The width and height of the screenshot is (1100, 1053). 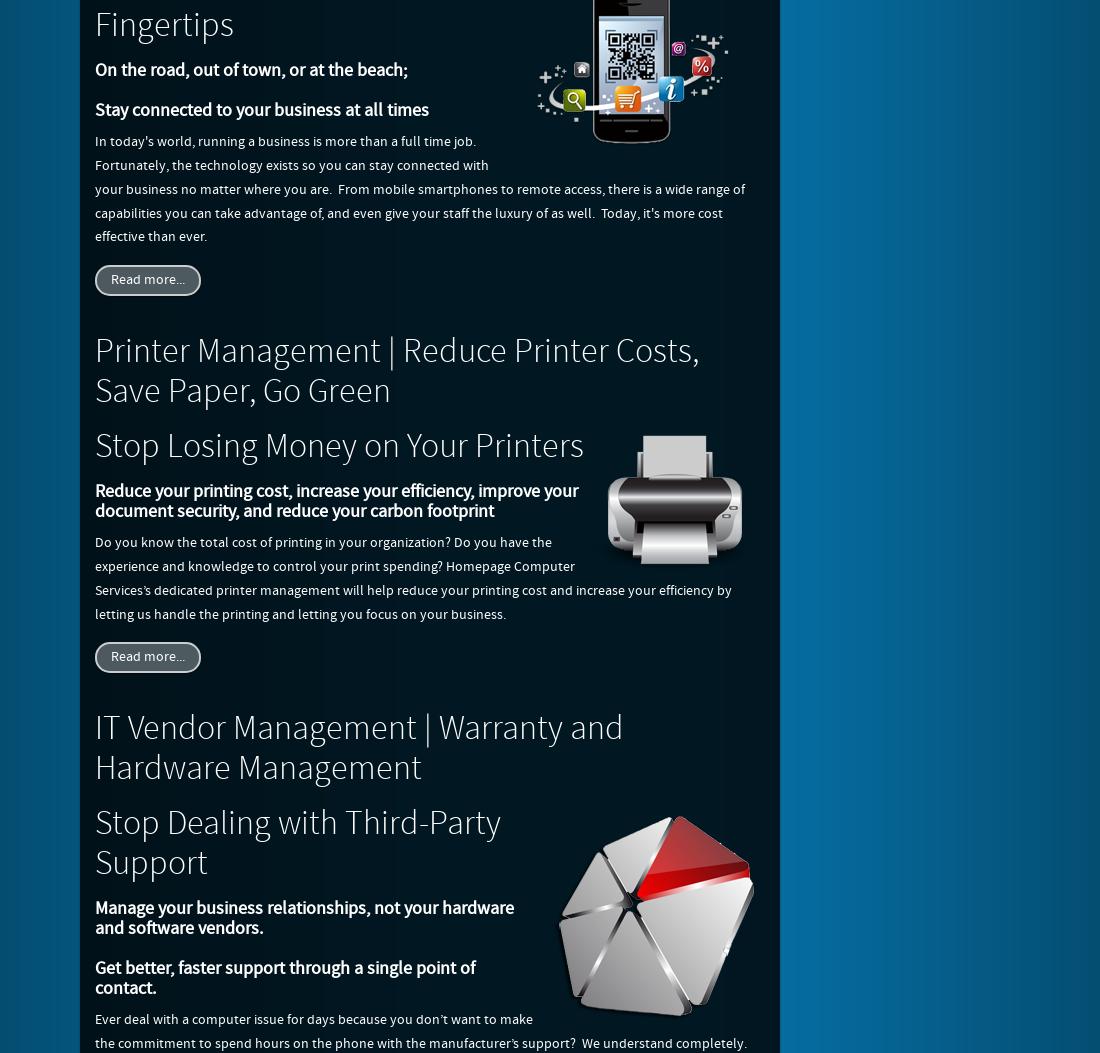 I want to click on 'Printer Management | Reduce Printer Costs, Save Paper, Go Green', so click(x=396, y=371).